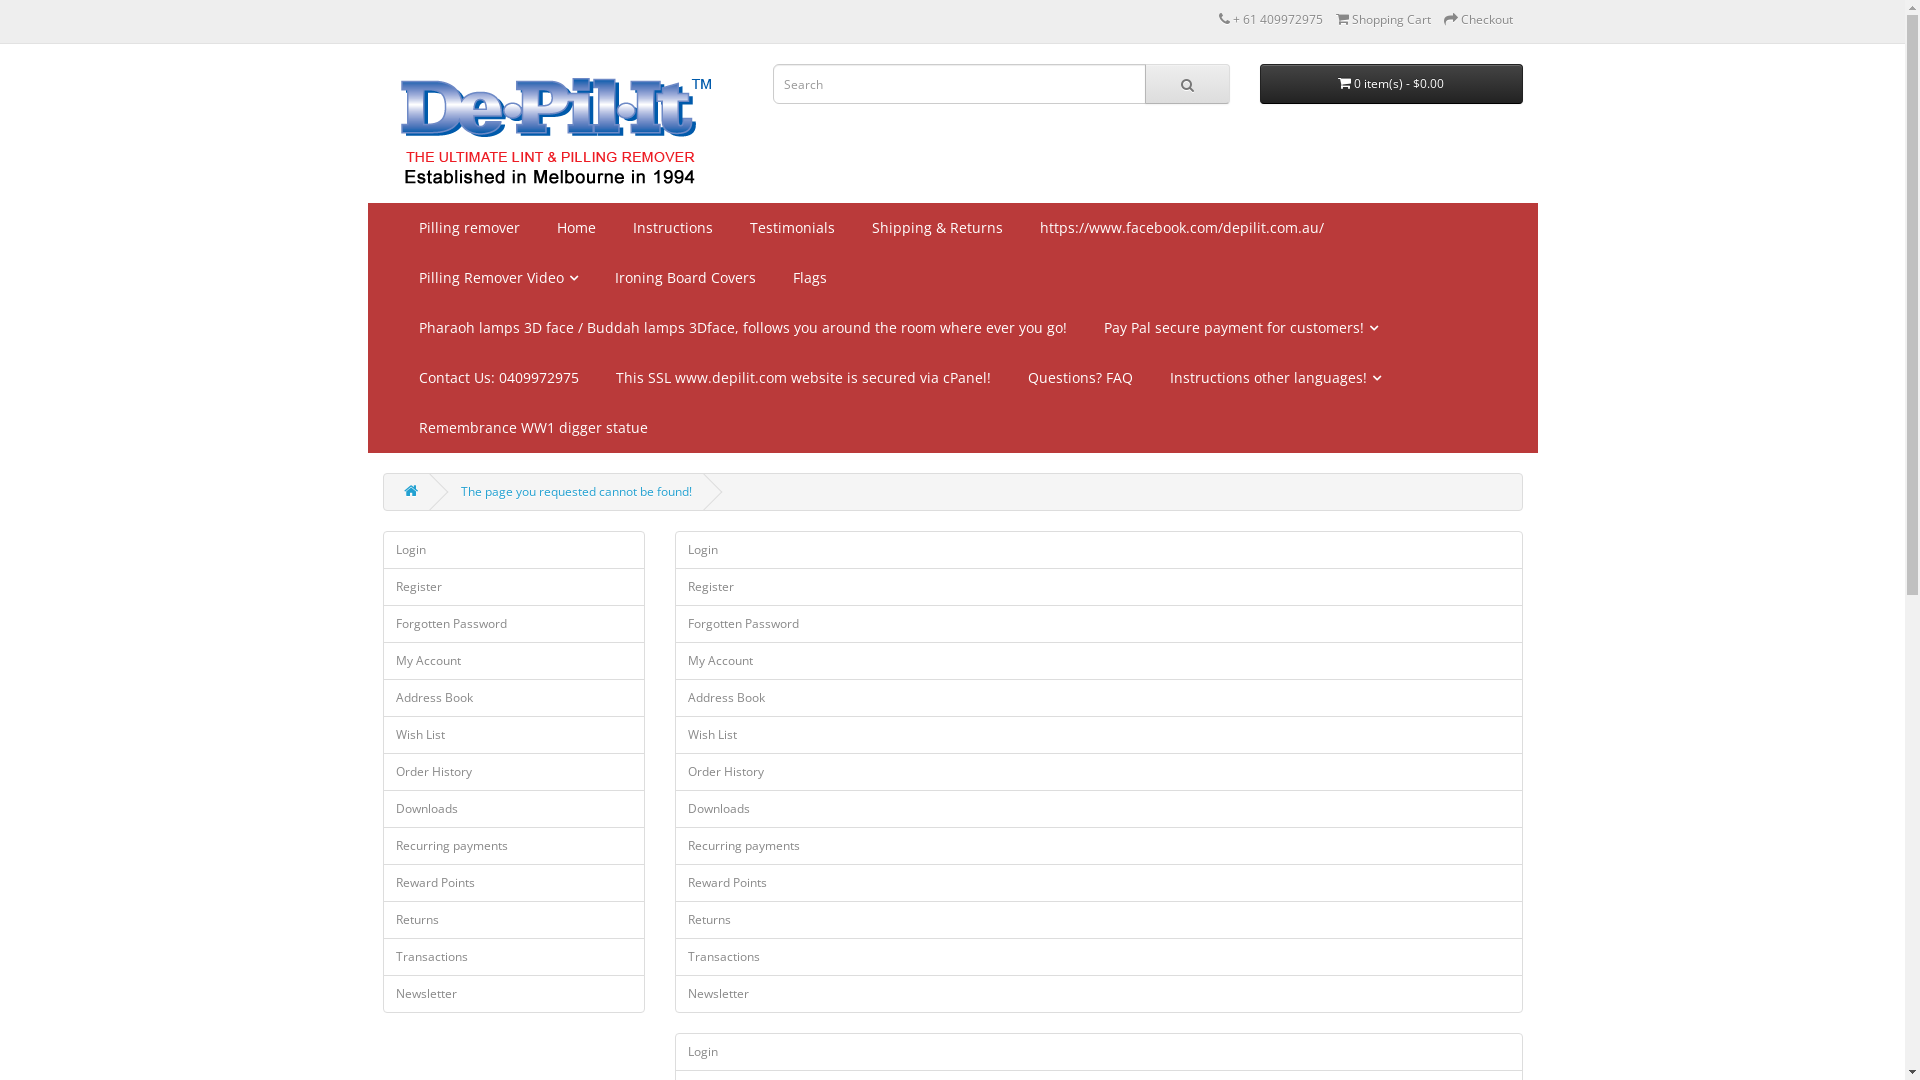  What do you see at coordinates (513, 660) in the screenshot?
I see `'My Account'` at bounding box center [513, 660].